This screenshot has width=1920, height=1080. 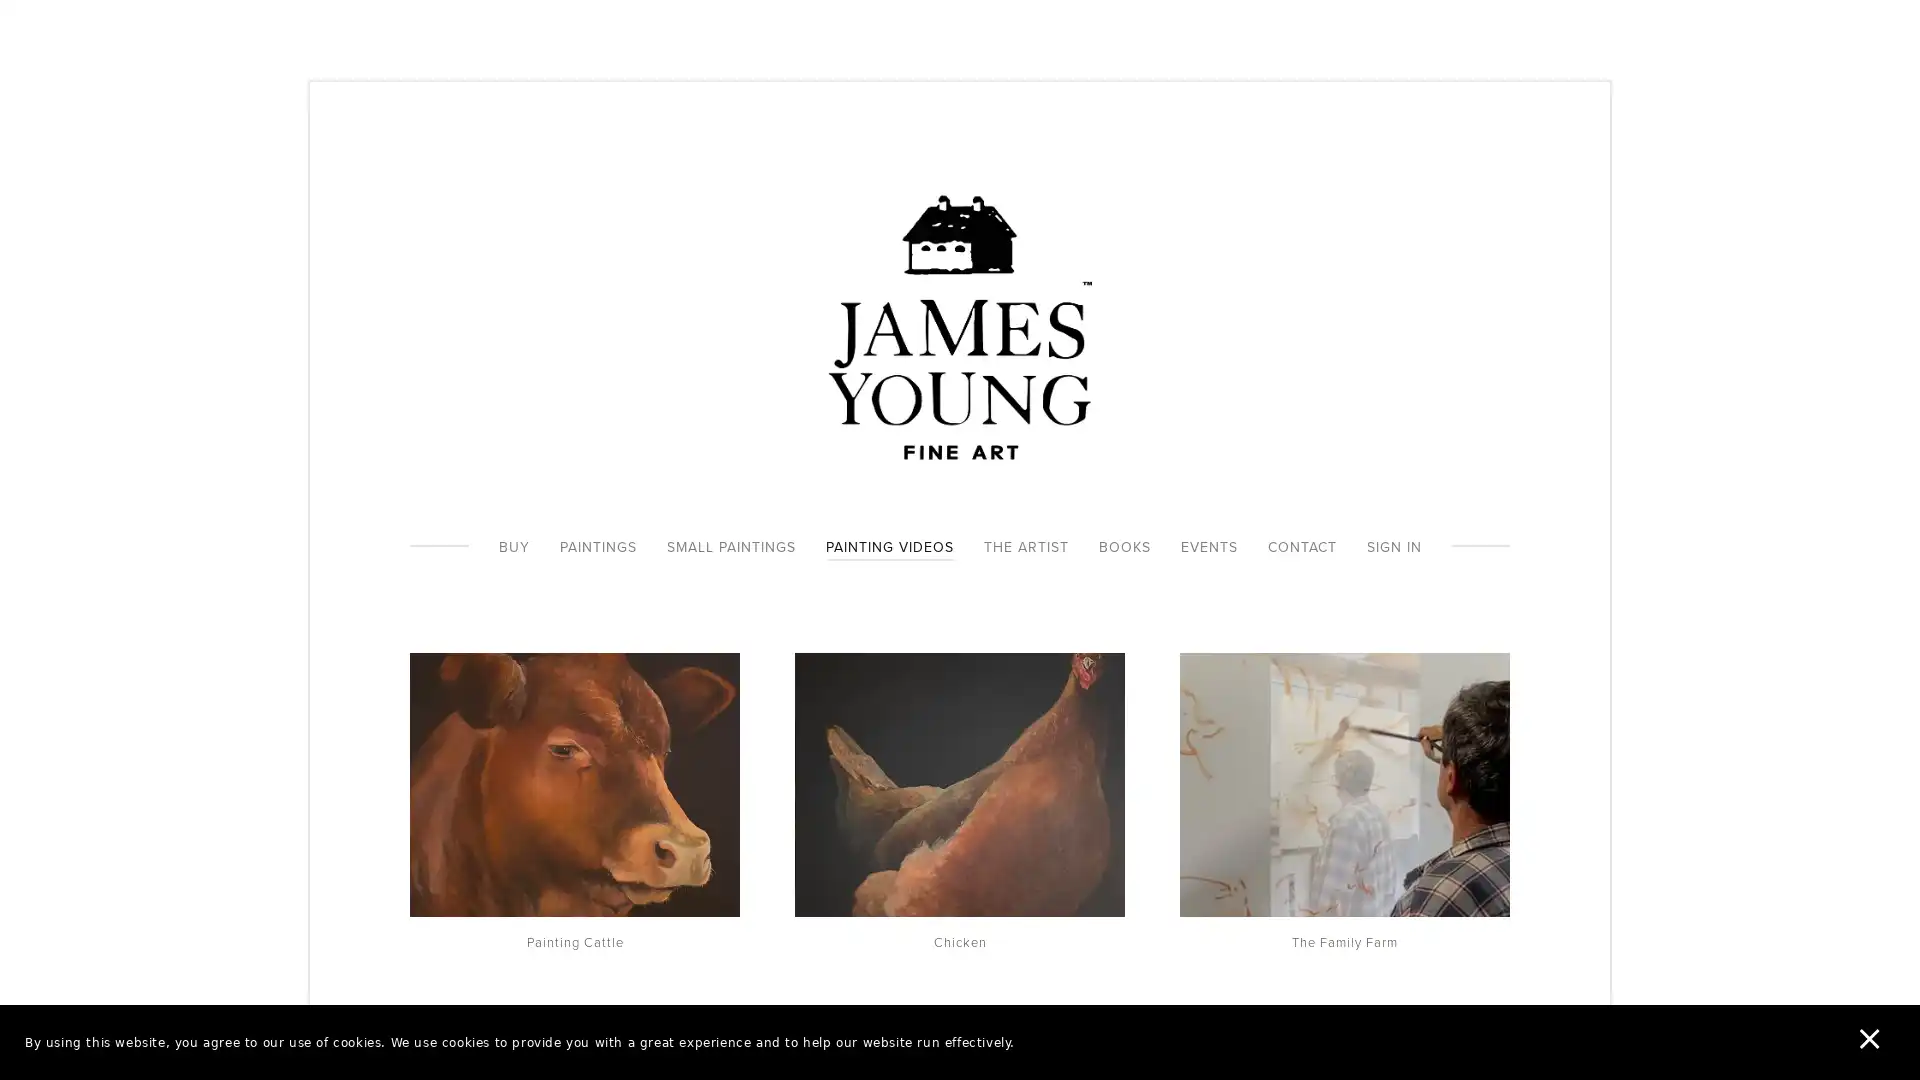 I want to click on Sign Up!, so click(x=960, y=660).